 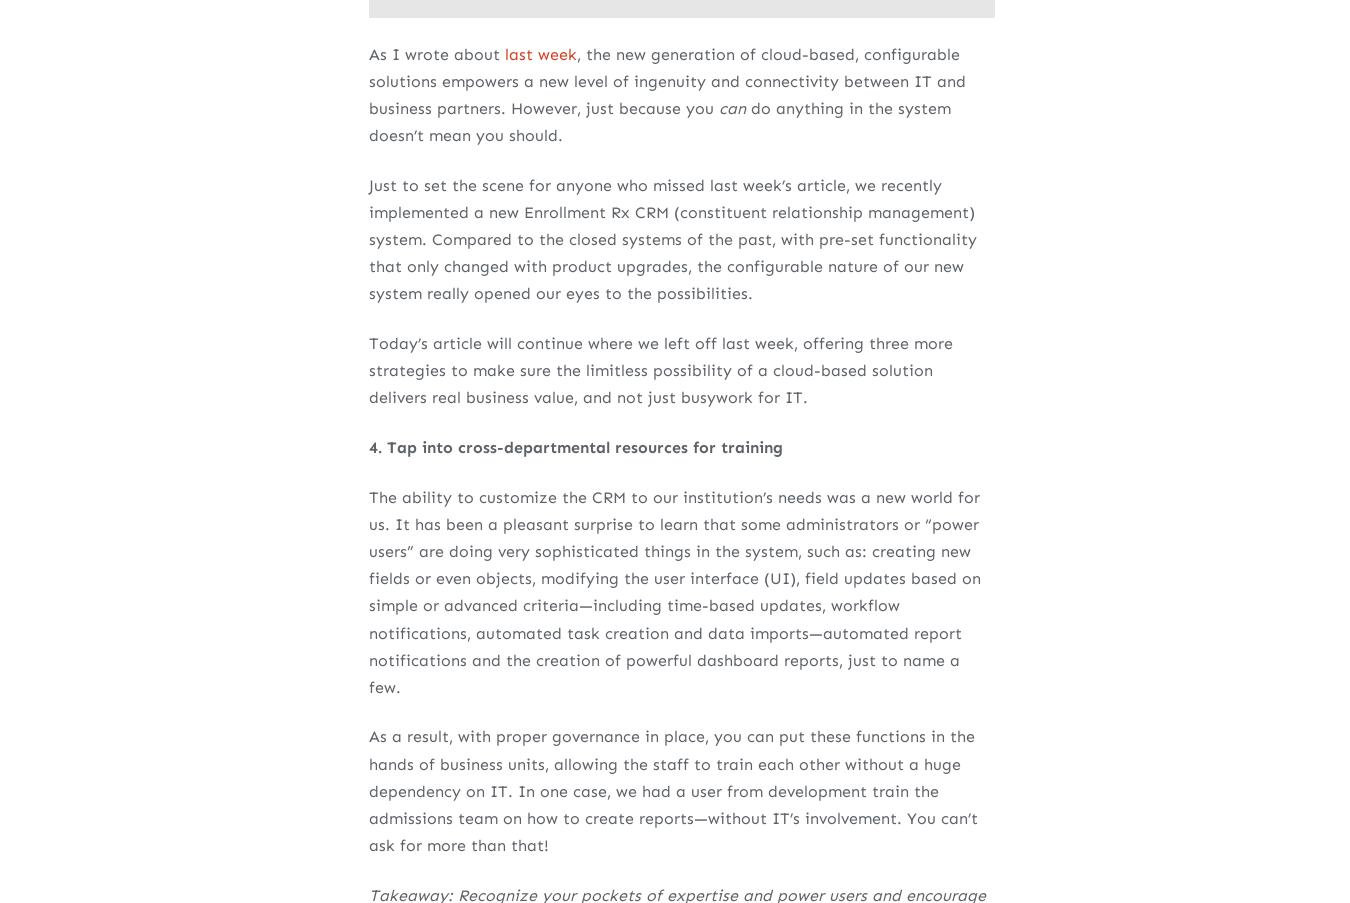 I want to click on 'Today’s article will continue where we left off last week, offering three more strategies to make sure the limitless possibility of a cloud-based solution delivers real business value, and not just busywork for IT.', so click(x=660, y=370).